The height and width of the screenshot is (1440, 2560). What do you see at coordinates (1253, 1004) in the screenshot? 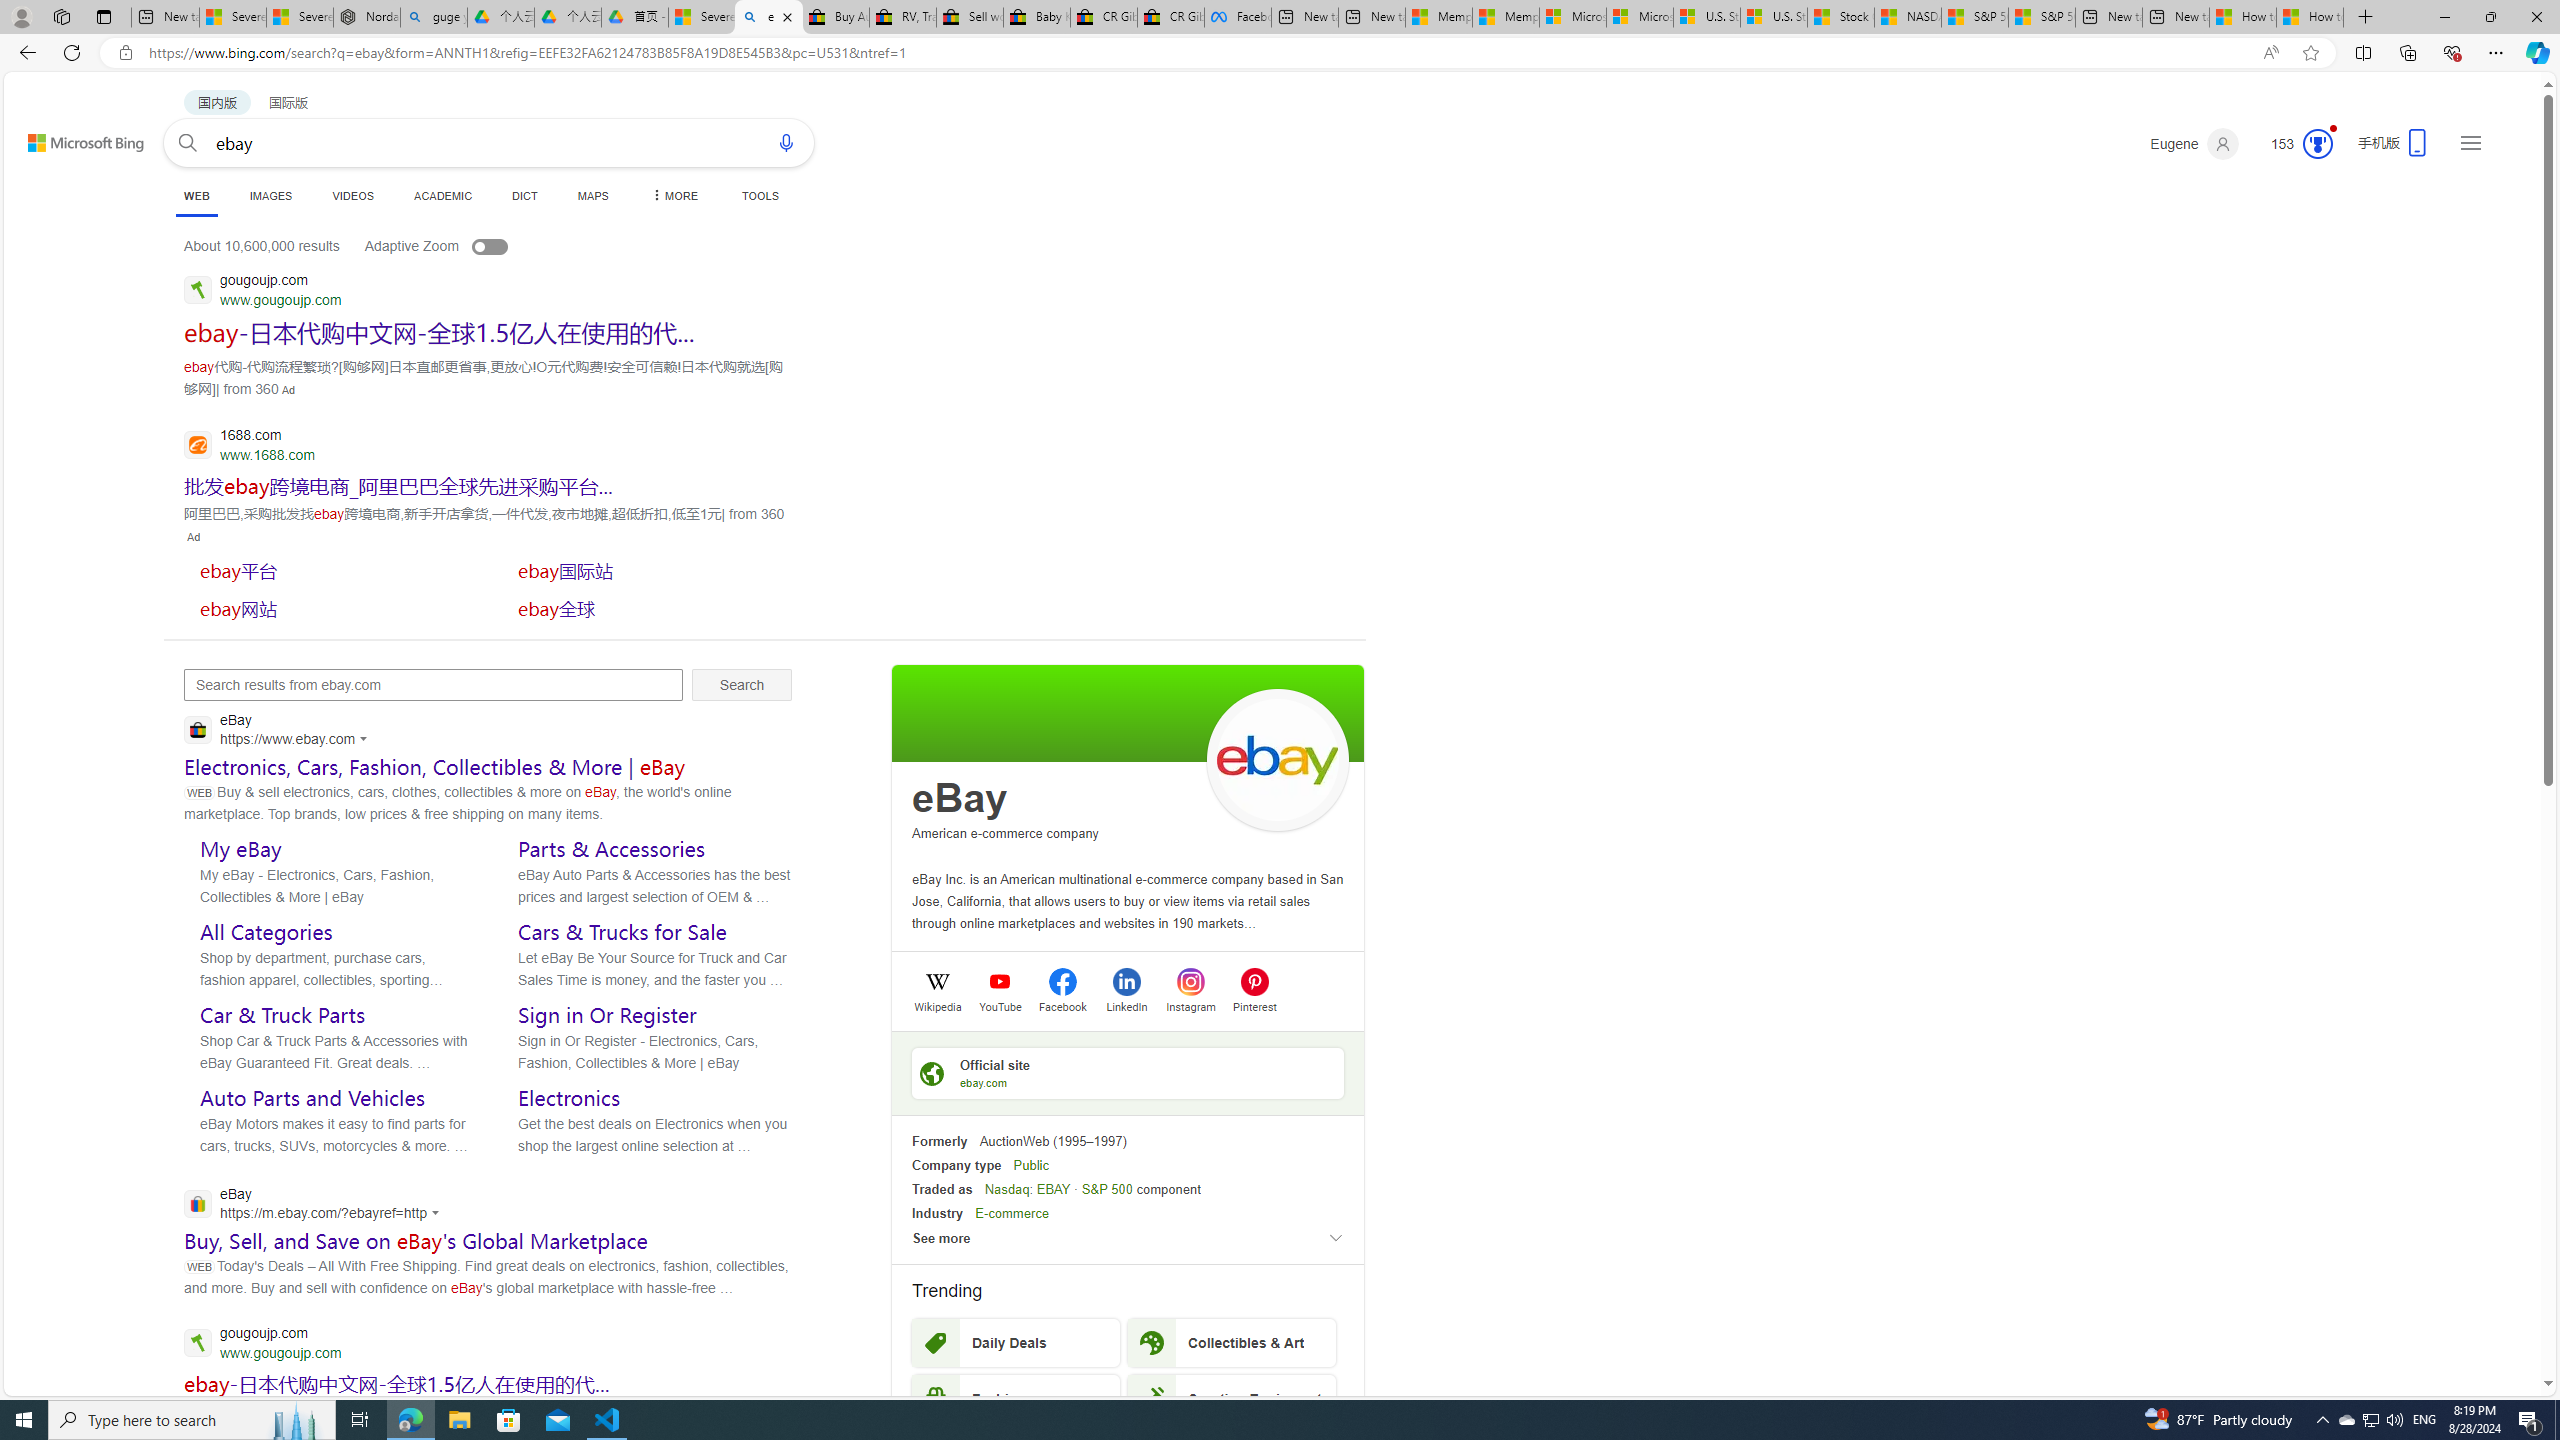
I see `'Pinterest'` at bounding box center [1253, 1004].